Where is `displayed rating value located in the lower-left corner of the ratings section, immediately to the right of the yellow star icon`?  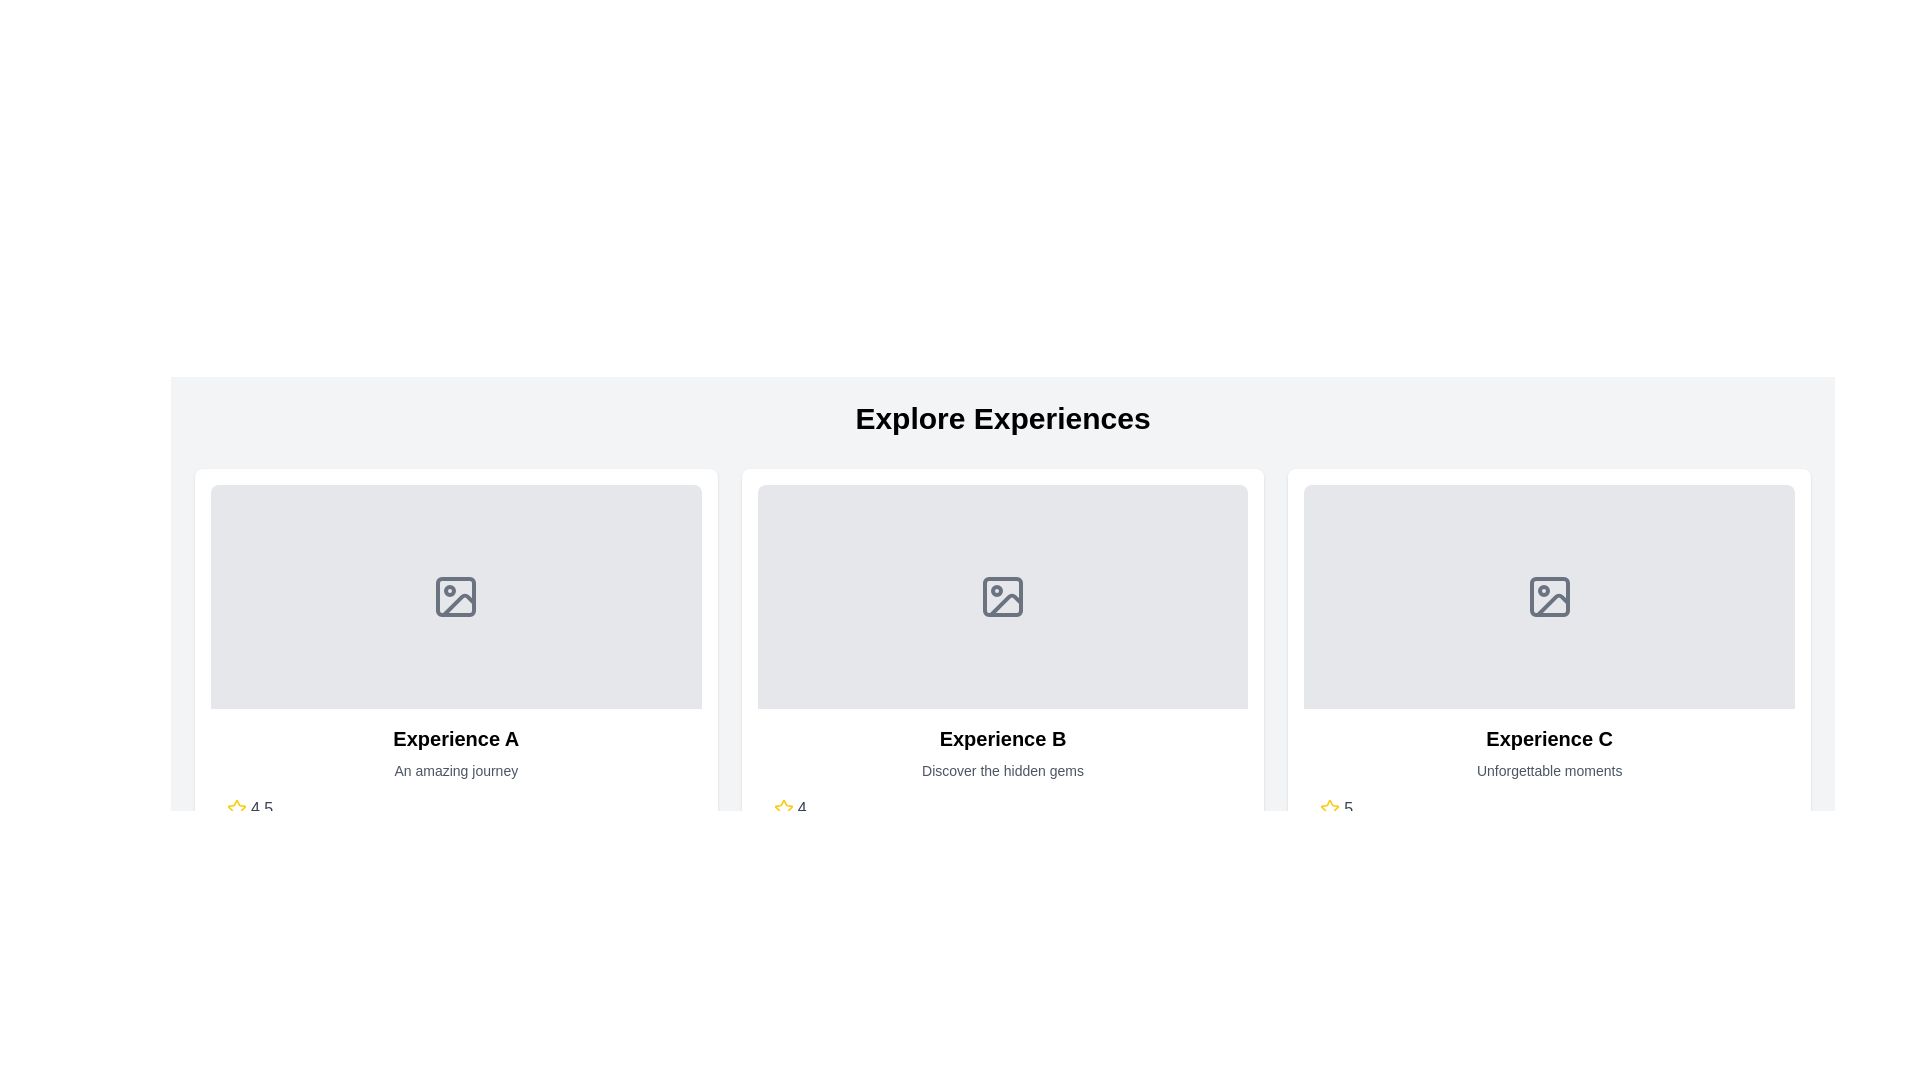
displayed rating value located in the lower-left corner of the ratings section, immediately to the right of the yellow star icon is located at coordinates (261, 808).